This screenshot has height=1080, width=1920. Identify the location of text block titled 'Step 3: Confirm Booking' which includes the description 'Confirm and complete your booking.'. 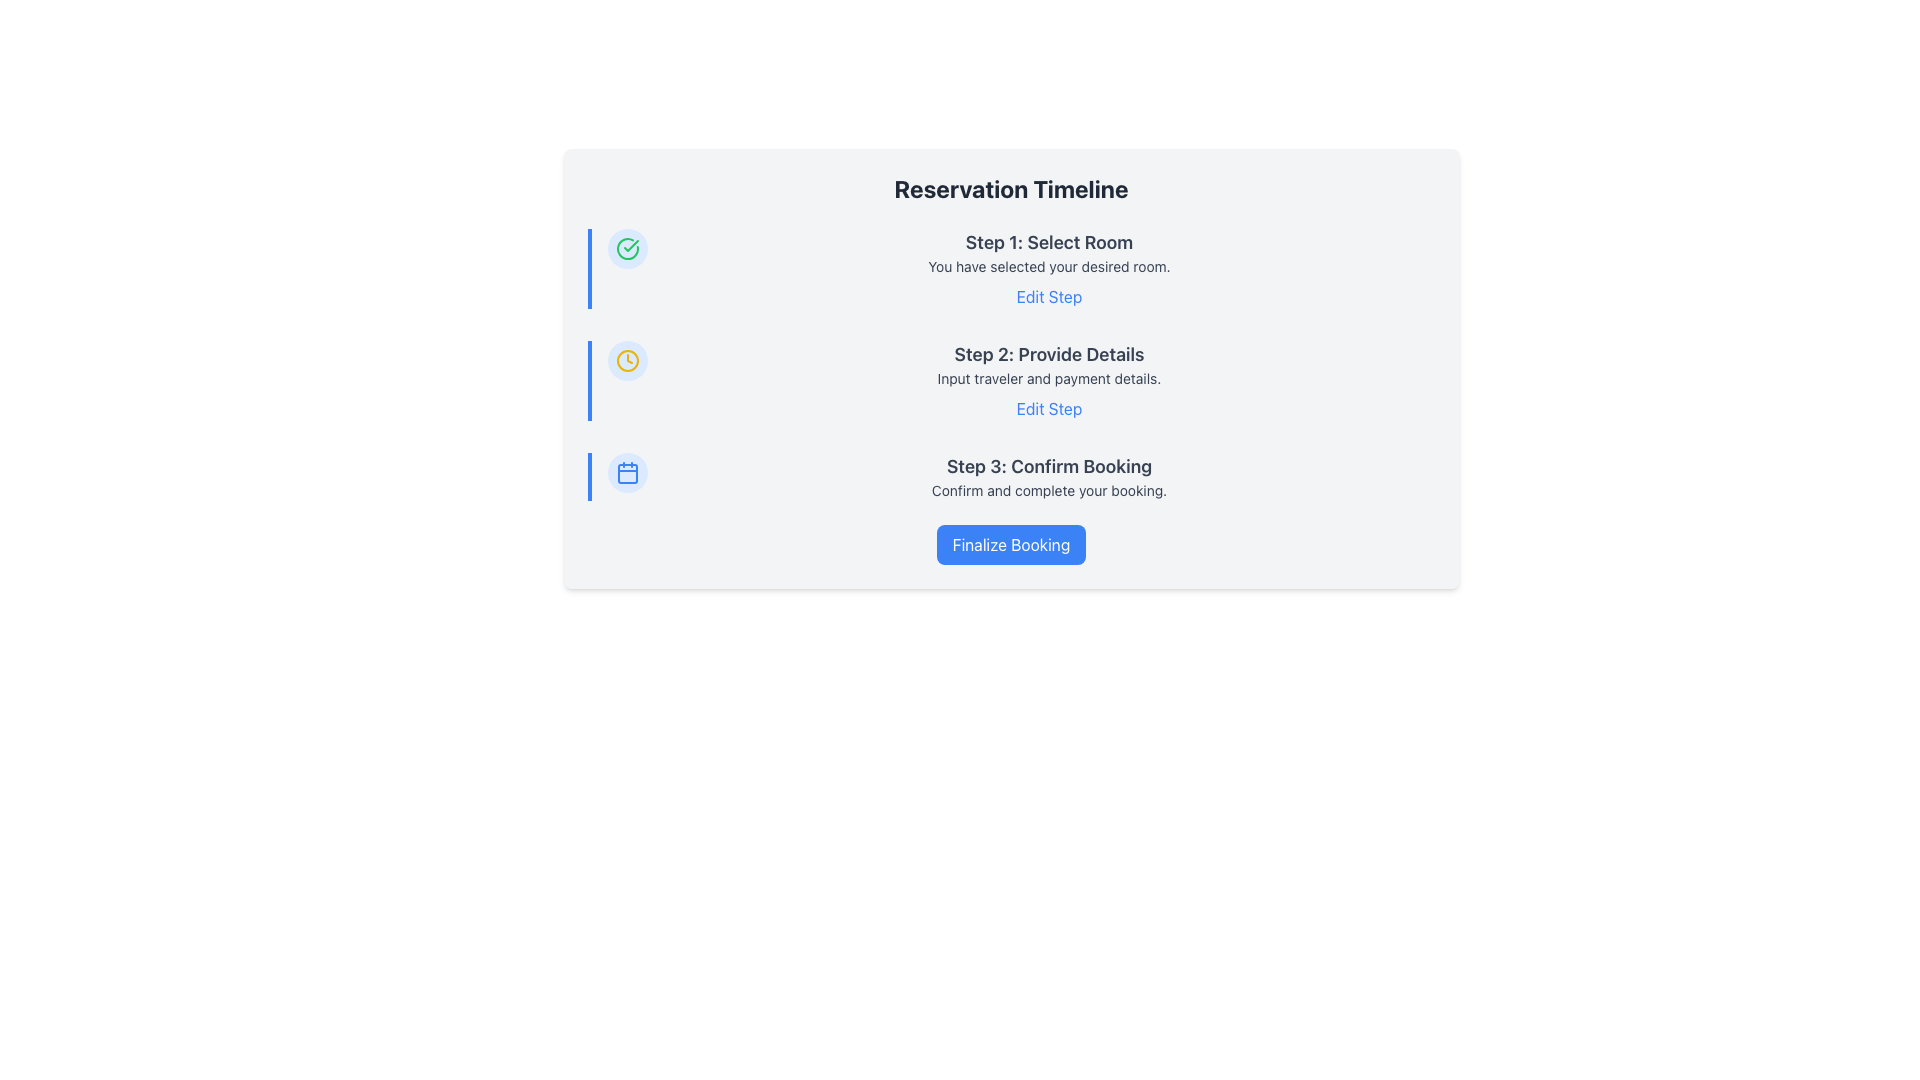
(1048, 477).